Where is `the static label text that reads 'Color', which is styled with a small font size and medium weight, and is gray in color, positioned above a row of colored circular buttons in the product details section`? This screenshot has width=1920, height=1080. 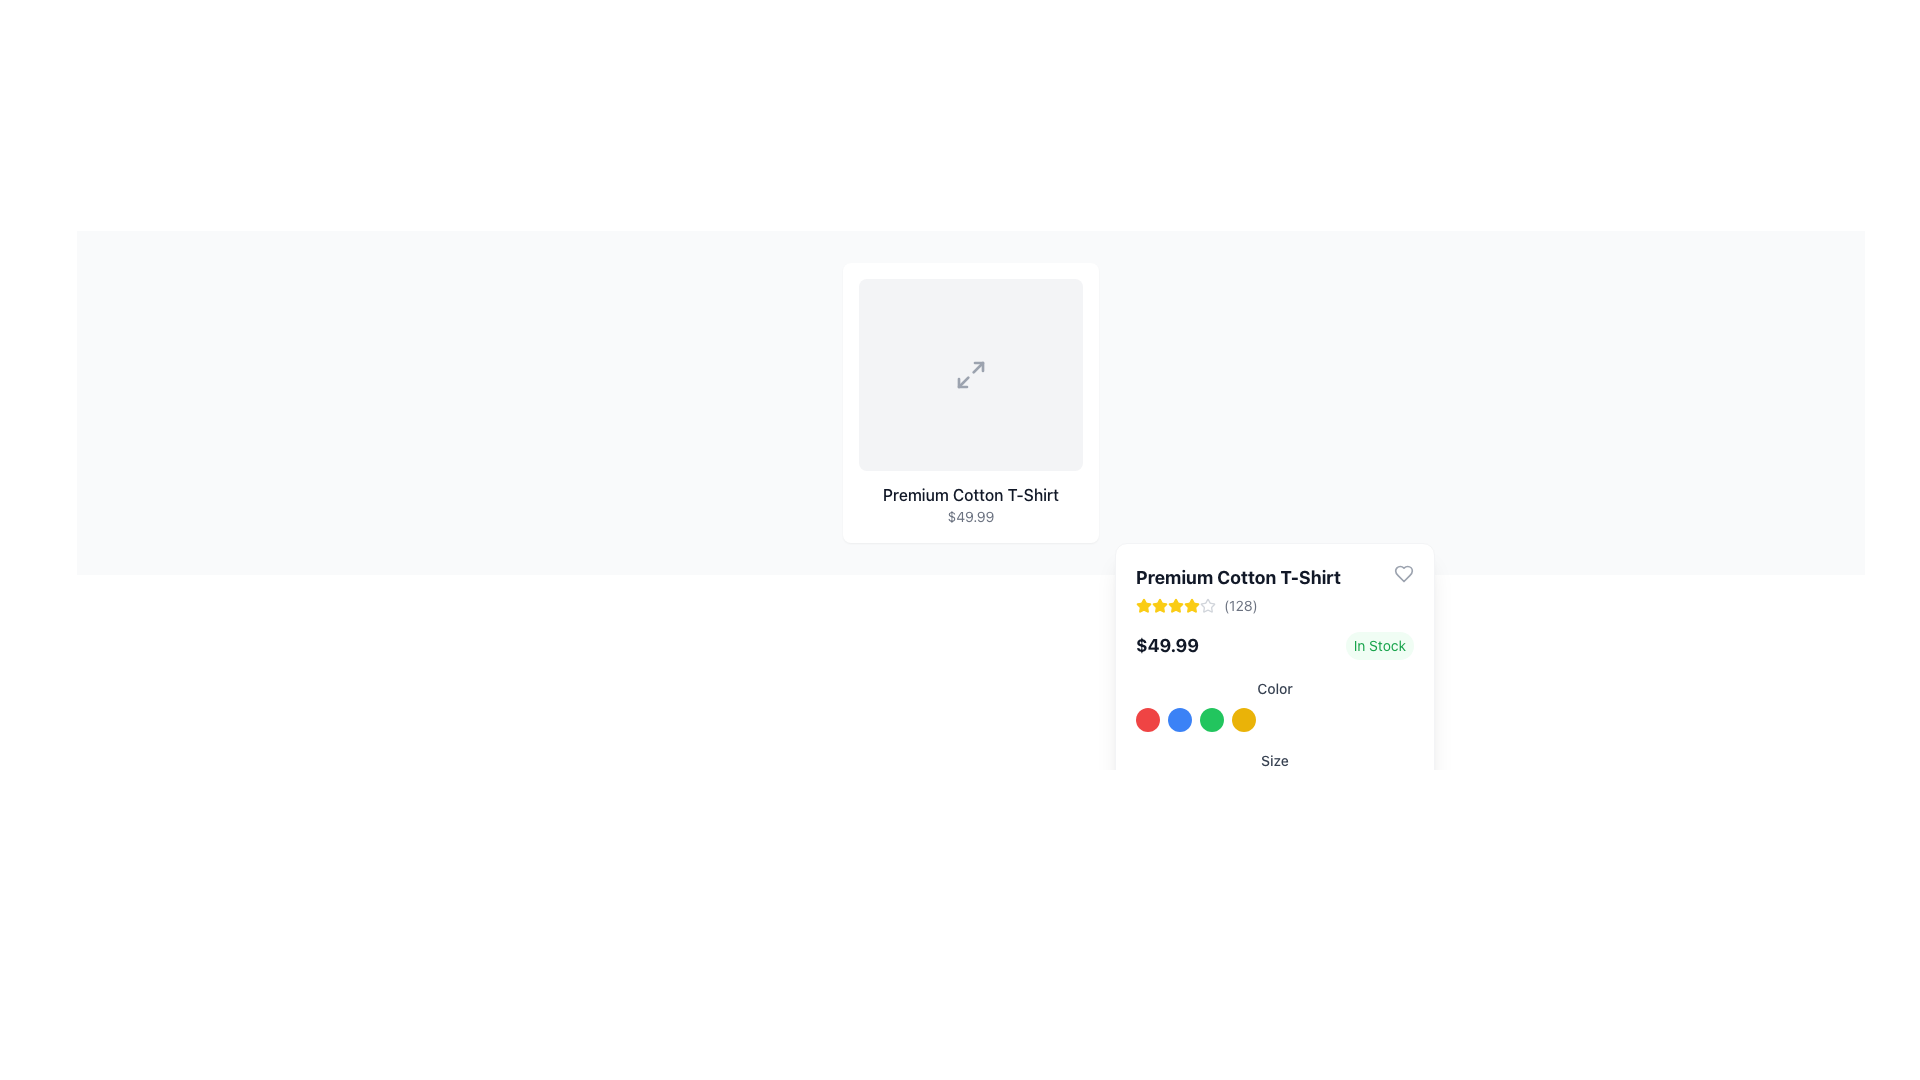
the static label text that reads 'Color', which is styled with a small font size and medium weight, and is gray in color, positioned above a row of colored circular buttons in the product details section is located at coordinates (1274, 687).